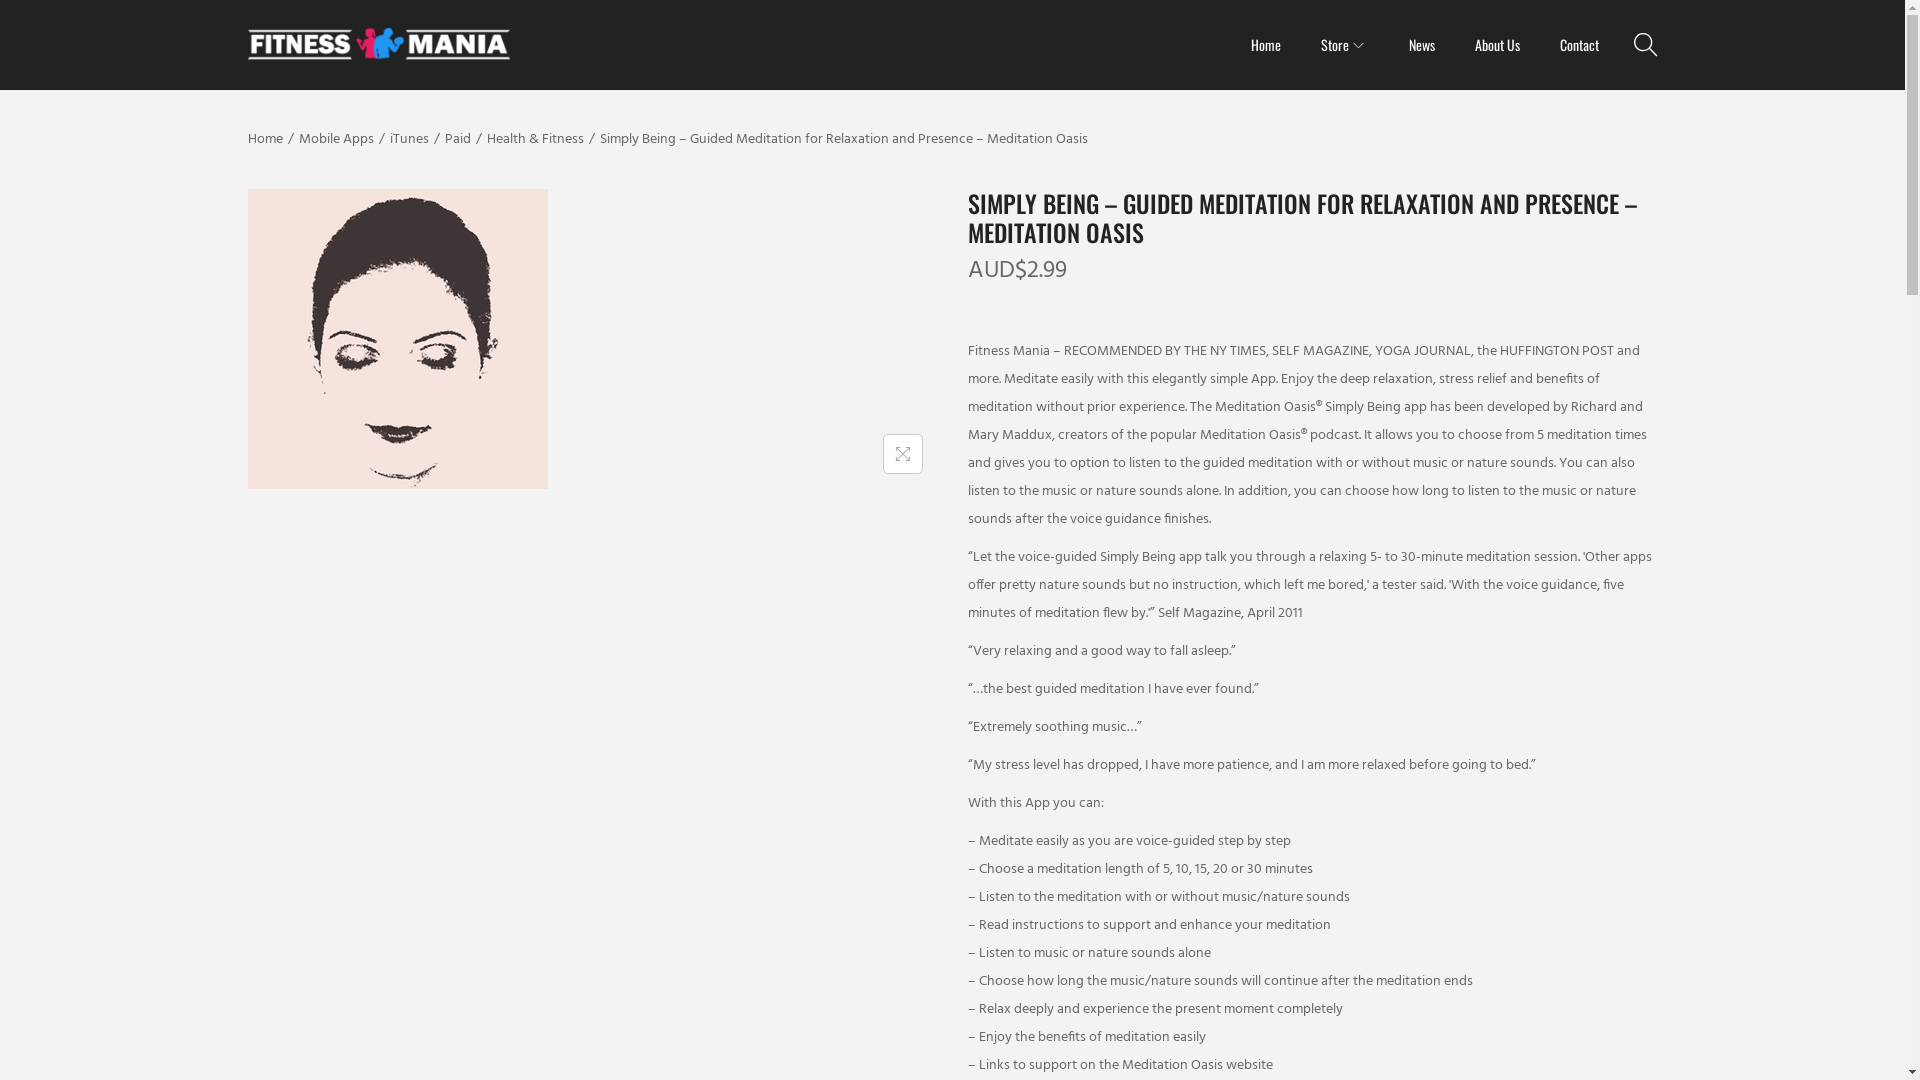 This screenshot has width=1920, height=1080. I want to click on 'Home', so click(264, 138).